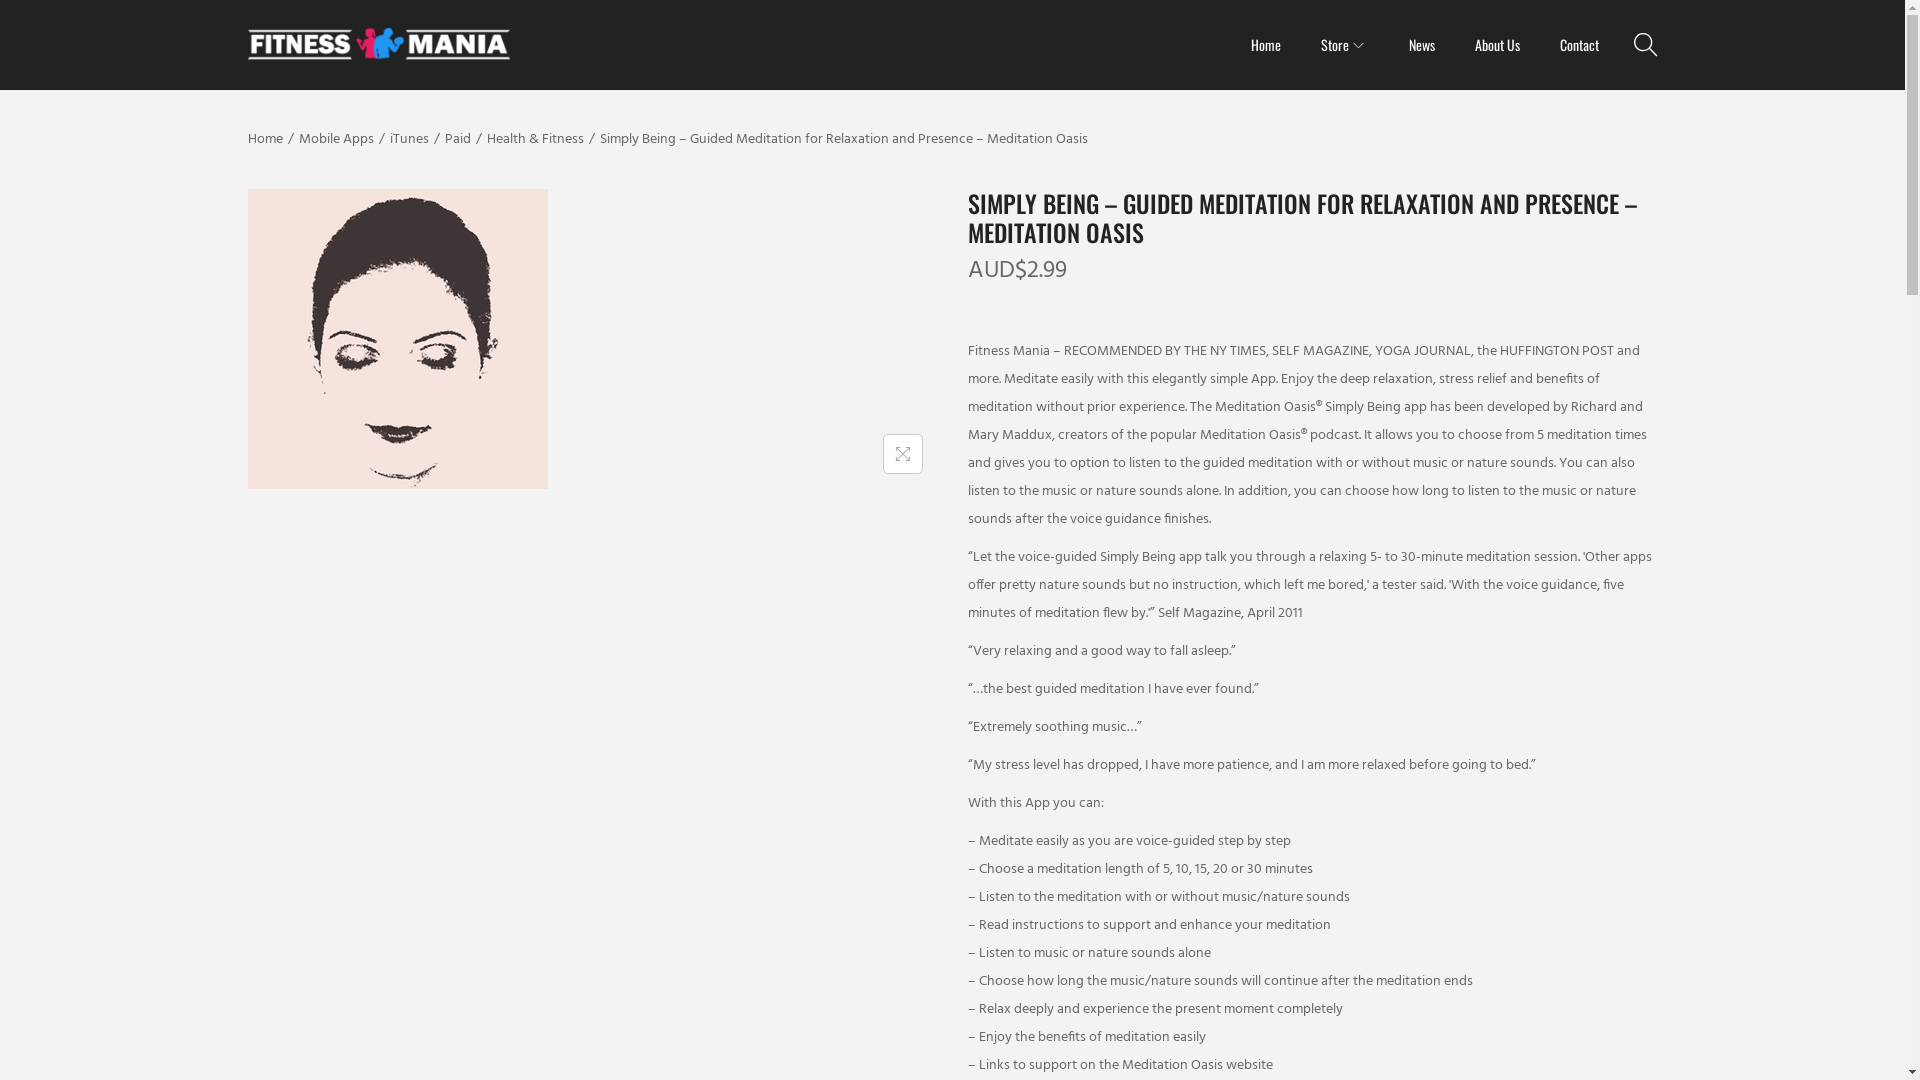 This screenshot has width=1920, height=1080. I want to click on 'Home', so click(264, 138).